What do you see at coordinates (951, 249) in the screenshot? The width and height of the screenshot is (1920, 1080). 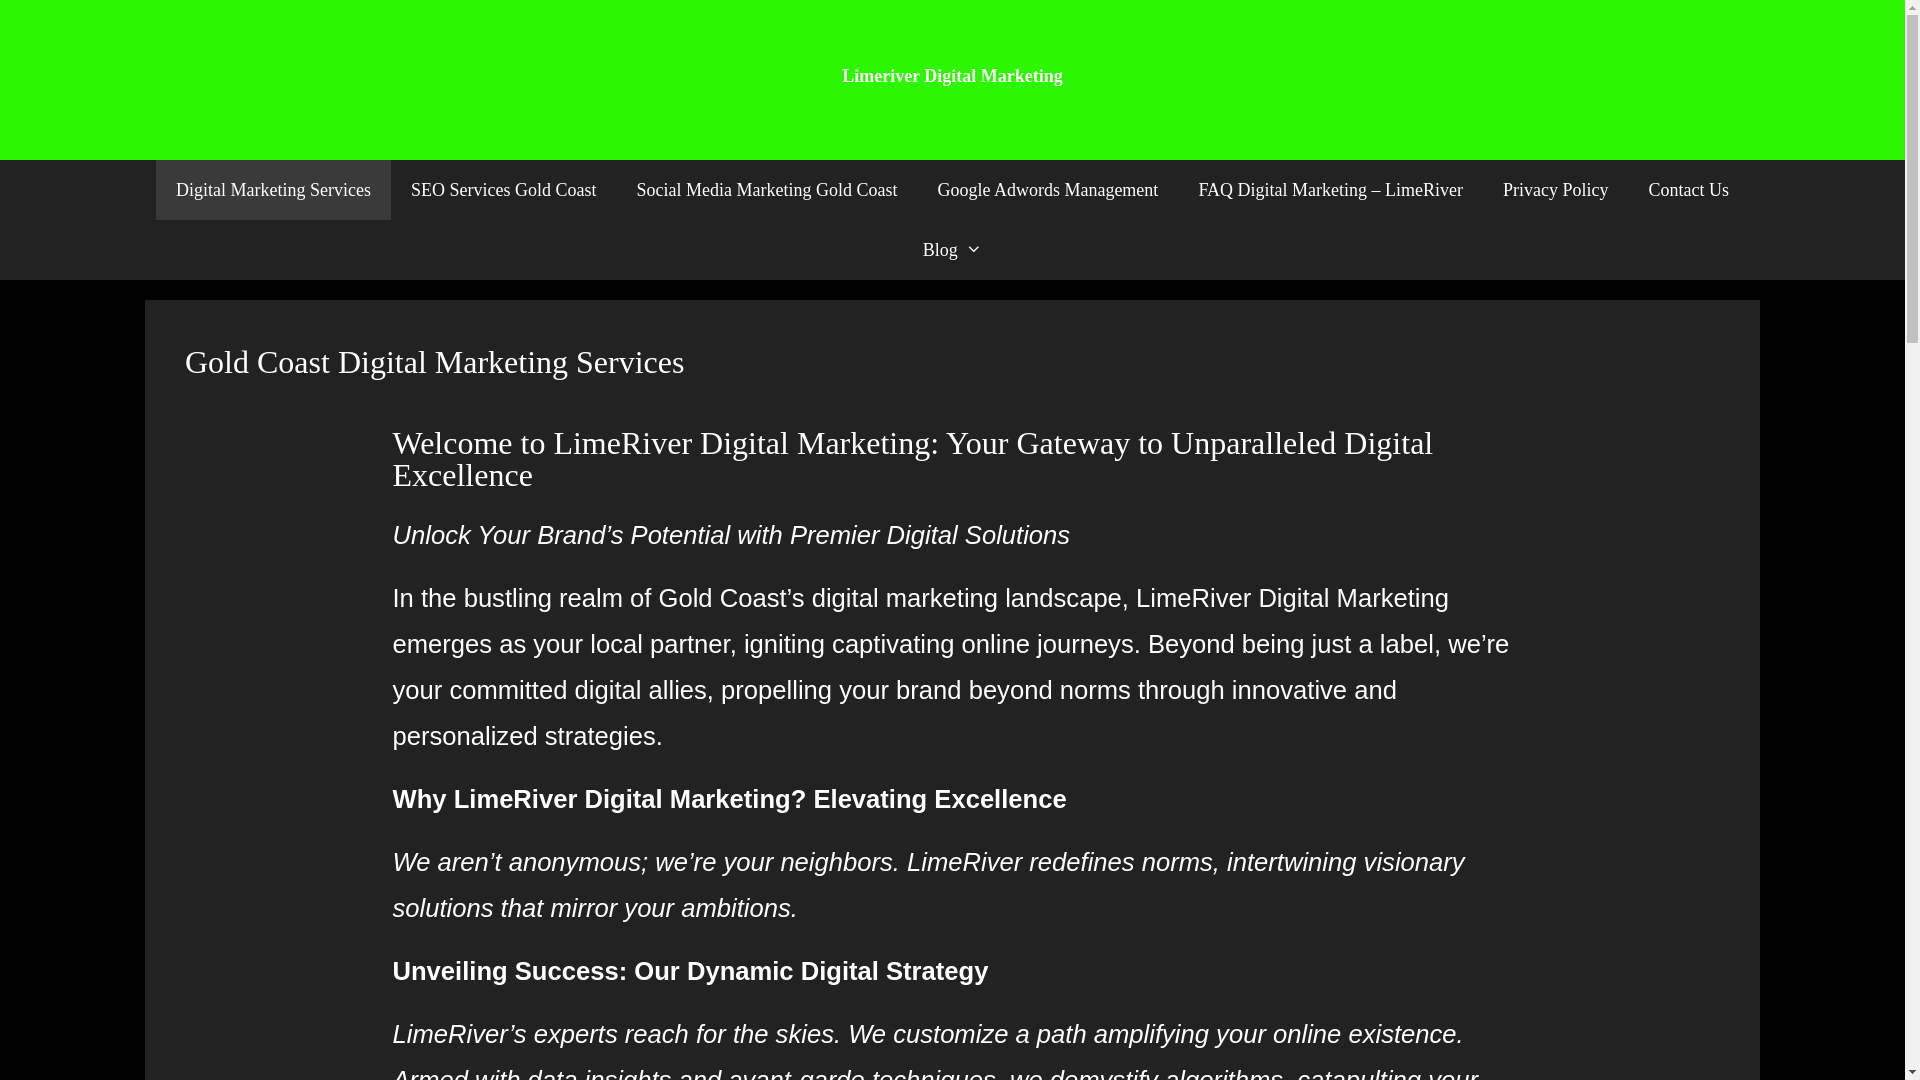 I see `'Blog'` at bounding box center [951, 249].